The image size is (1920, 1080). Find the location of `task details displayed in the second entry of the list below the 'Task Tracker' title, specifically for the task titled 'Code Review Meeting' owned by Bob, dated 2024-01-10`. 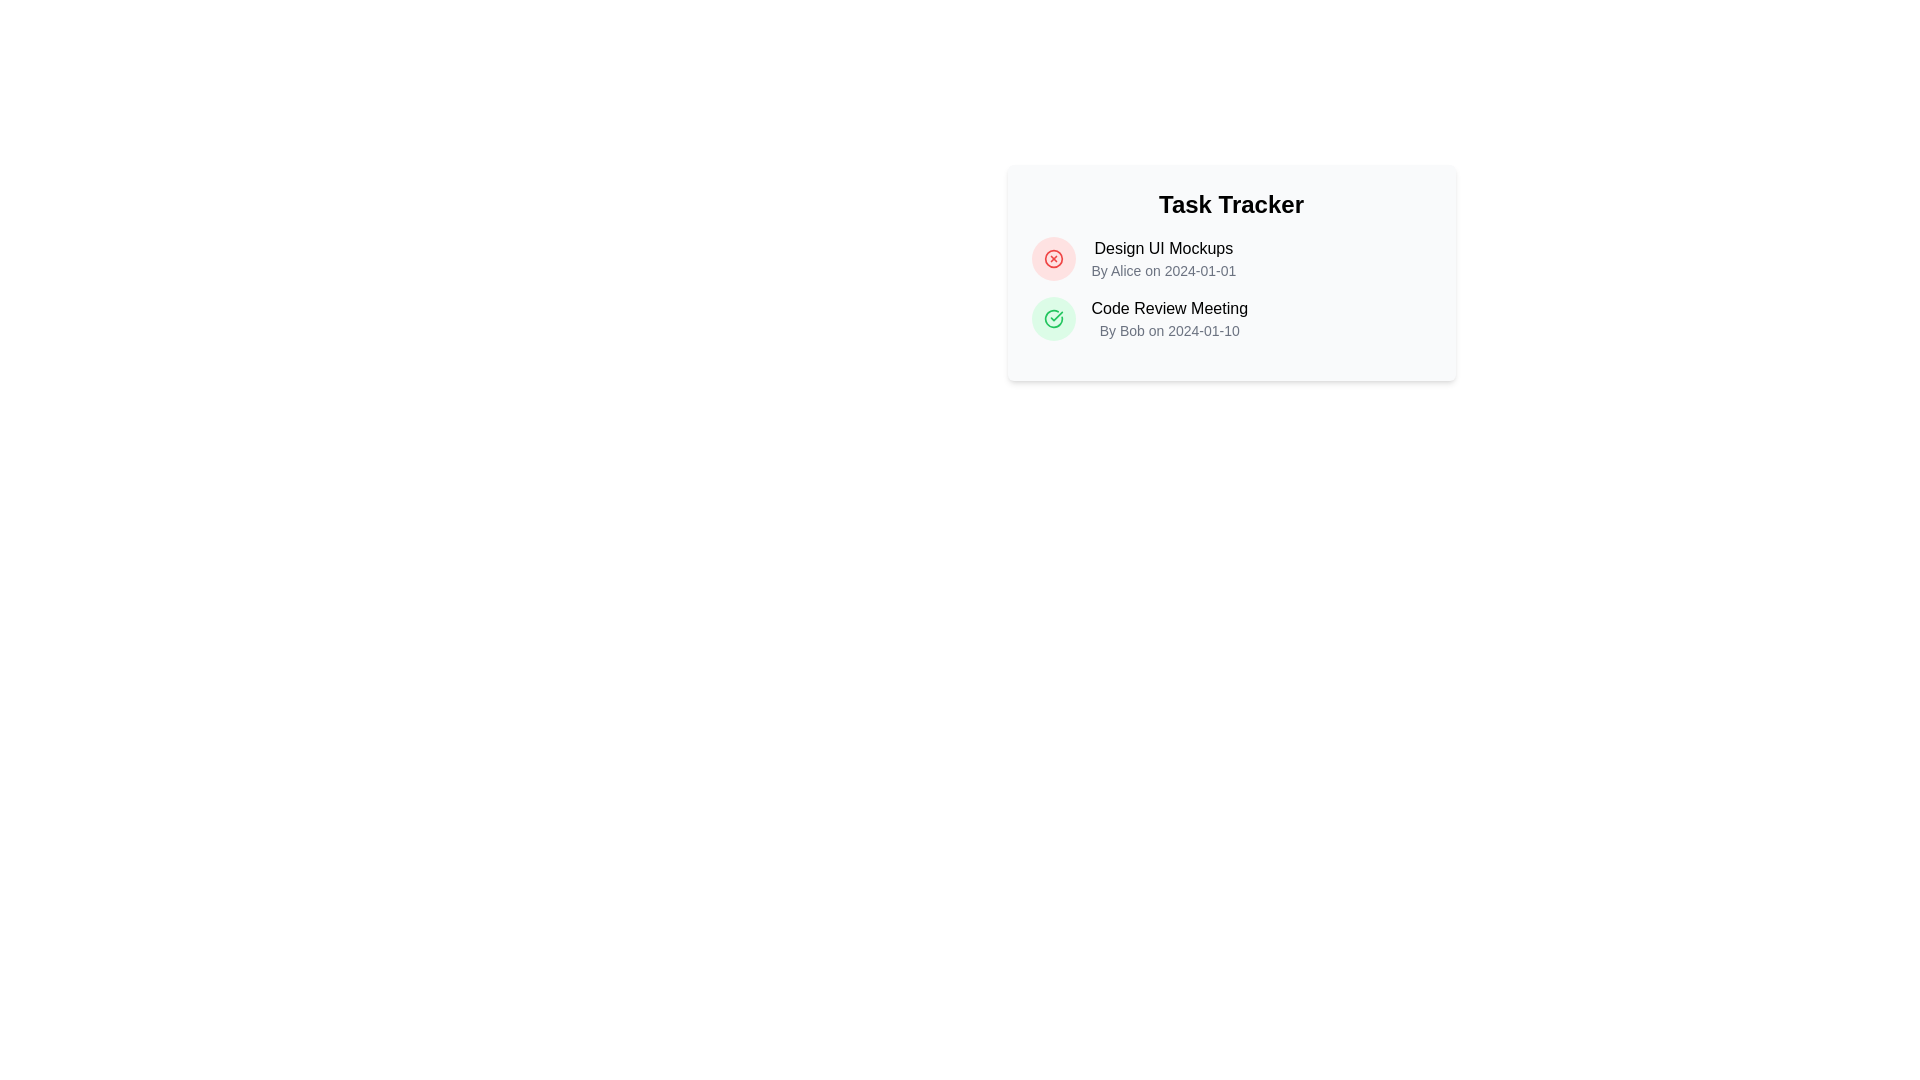

task details displayed in the second entry of the list below the 'Task Tracker' title, specifically for the task titled 'Code Review Meeting' owned by Bob, dated 2024-01-10 is located at coordinates (1169, 318).